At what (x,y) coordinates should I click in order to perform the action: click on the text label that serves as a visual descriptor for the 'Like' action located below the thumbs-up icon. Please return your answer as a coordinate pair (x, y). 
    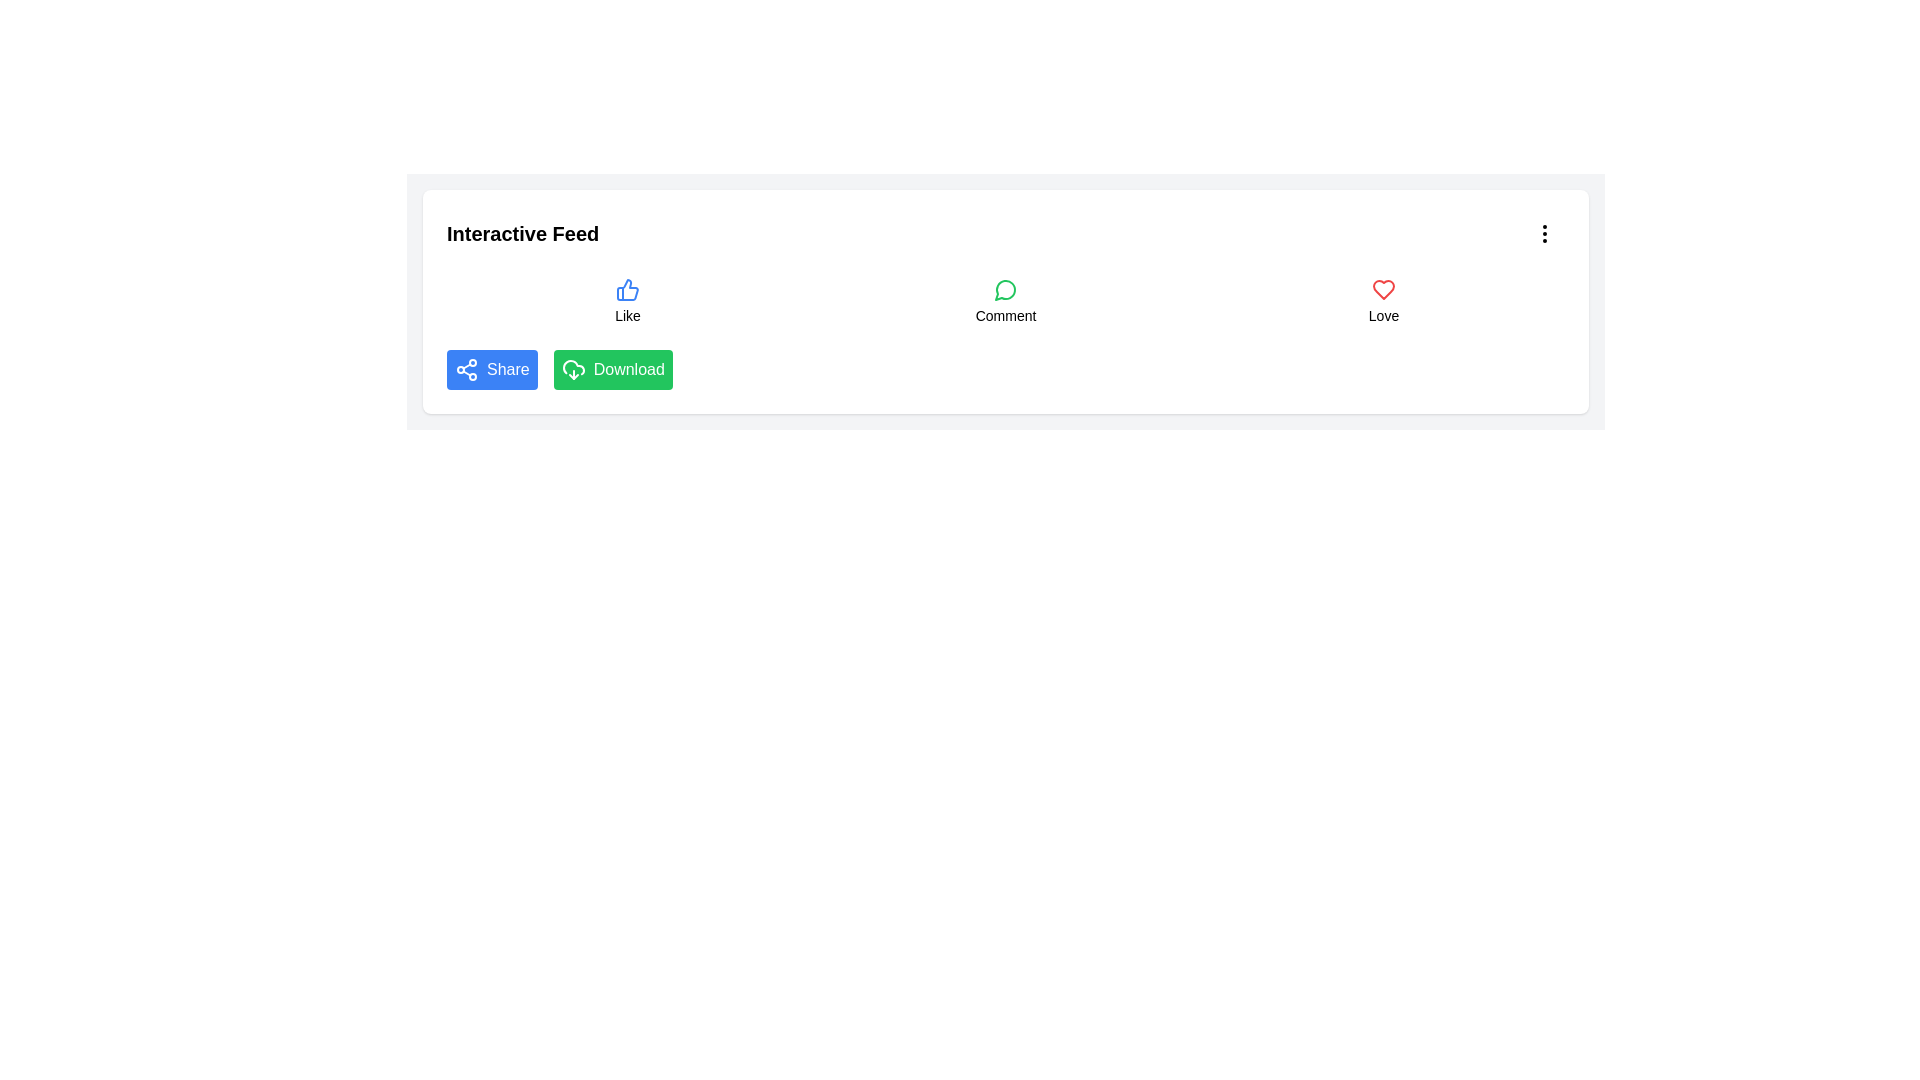
    Looking at the image, I should click on (627, 315).